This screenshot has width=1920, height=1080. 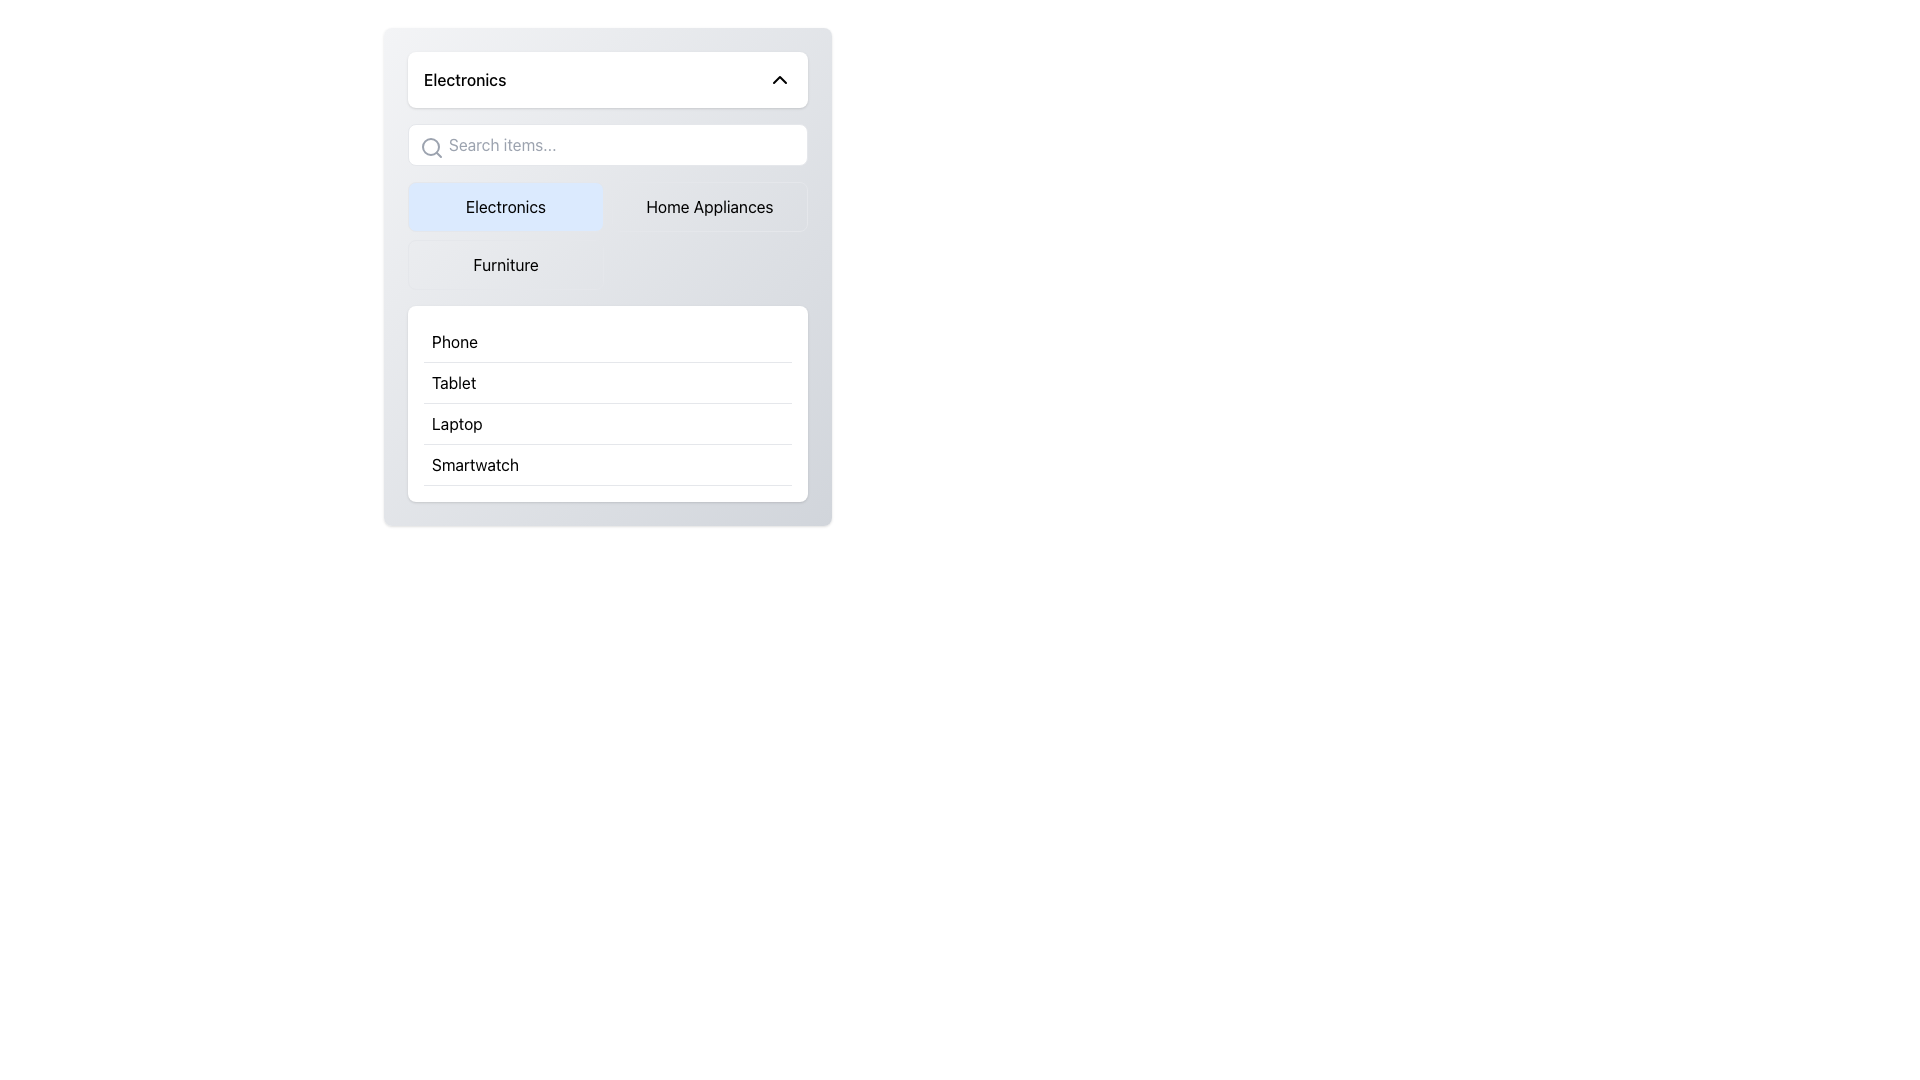 What do you see at coordinates (607, 423) in the screenshot?
I see `the selectable list item labeled 'Laptop' in the Electronics section, which is the third item in the vertical list` at bounding box center [607, 423].